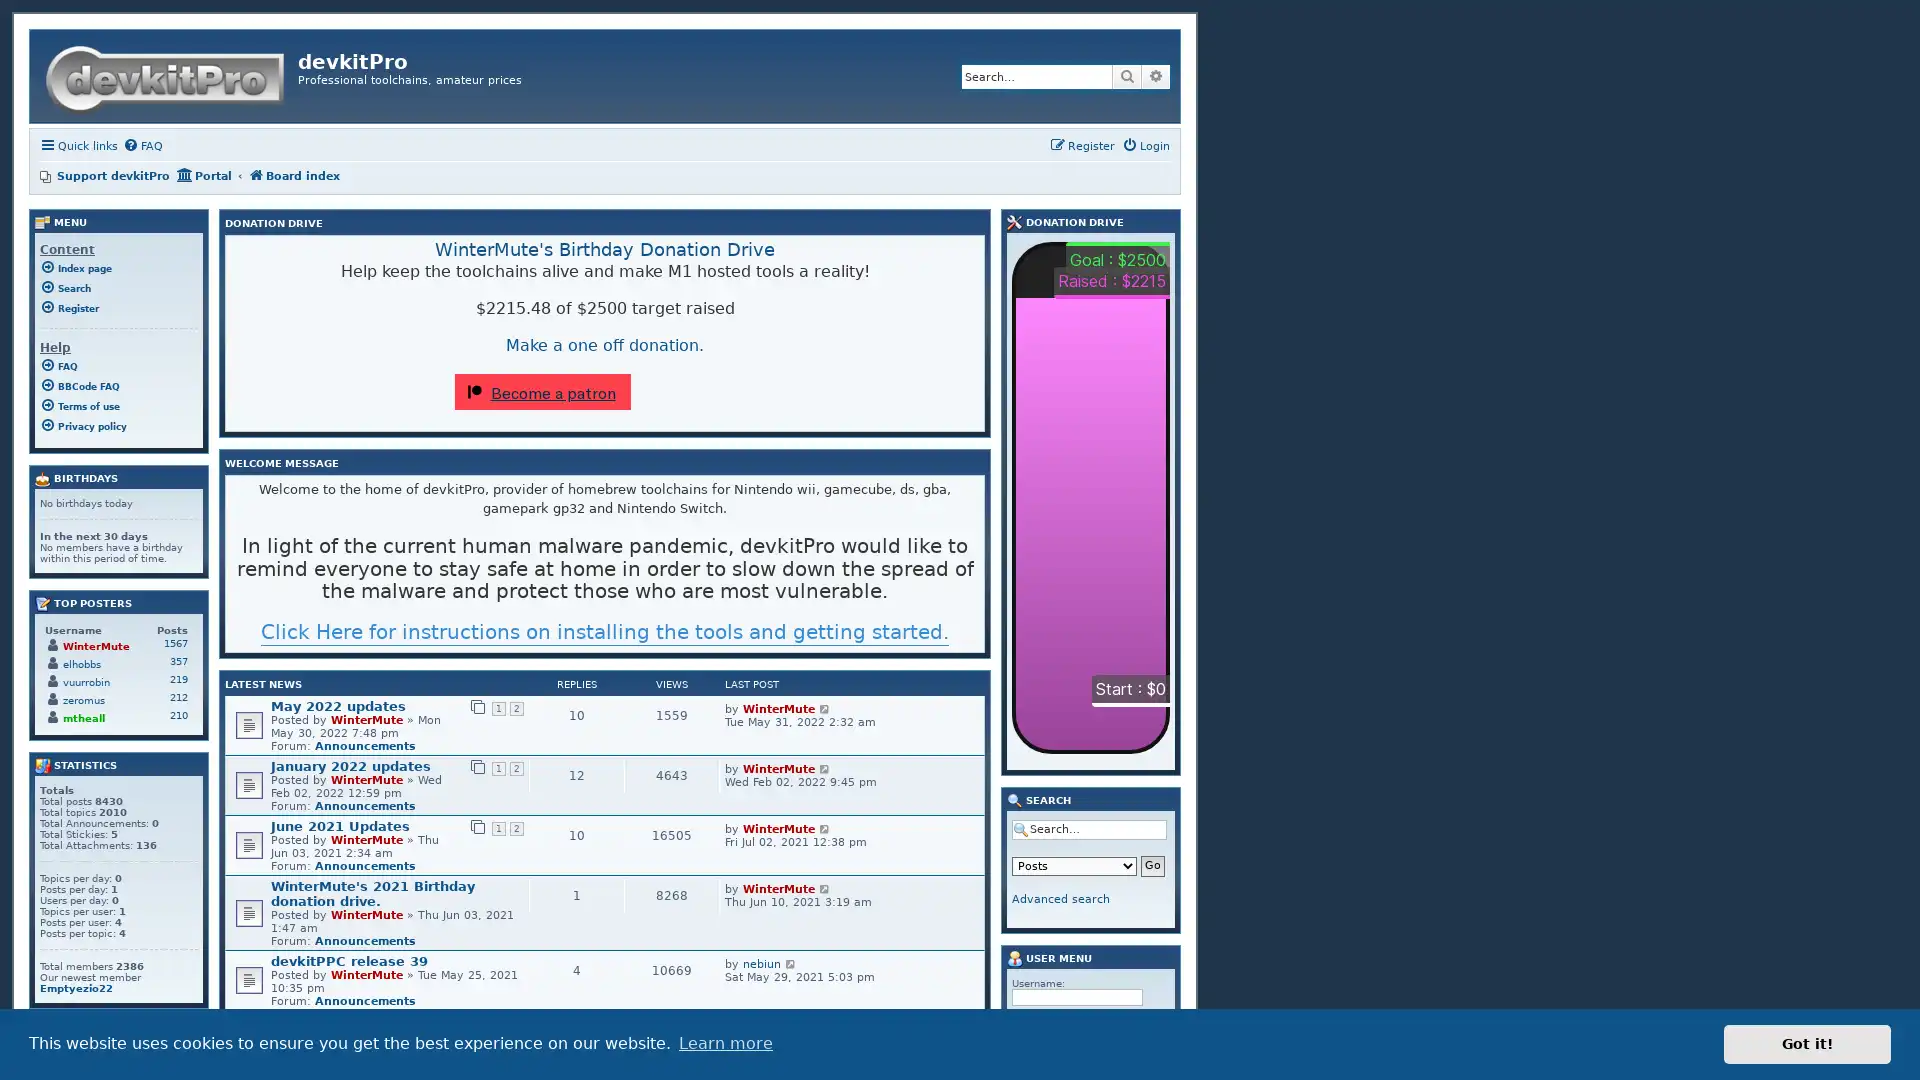 This screenshot has height=1080, width=1920. What do you see at coordinates (879, 1021) in the screenshot?
I see `2` at bounding box center [879, 1021].